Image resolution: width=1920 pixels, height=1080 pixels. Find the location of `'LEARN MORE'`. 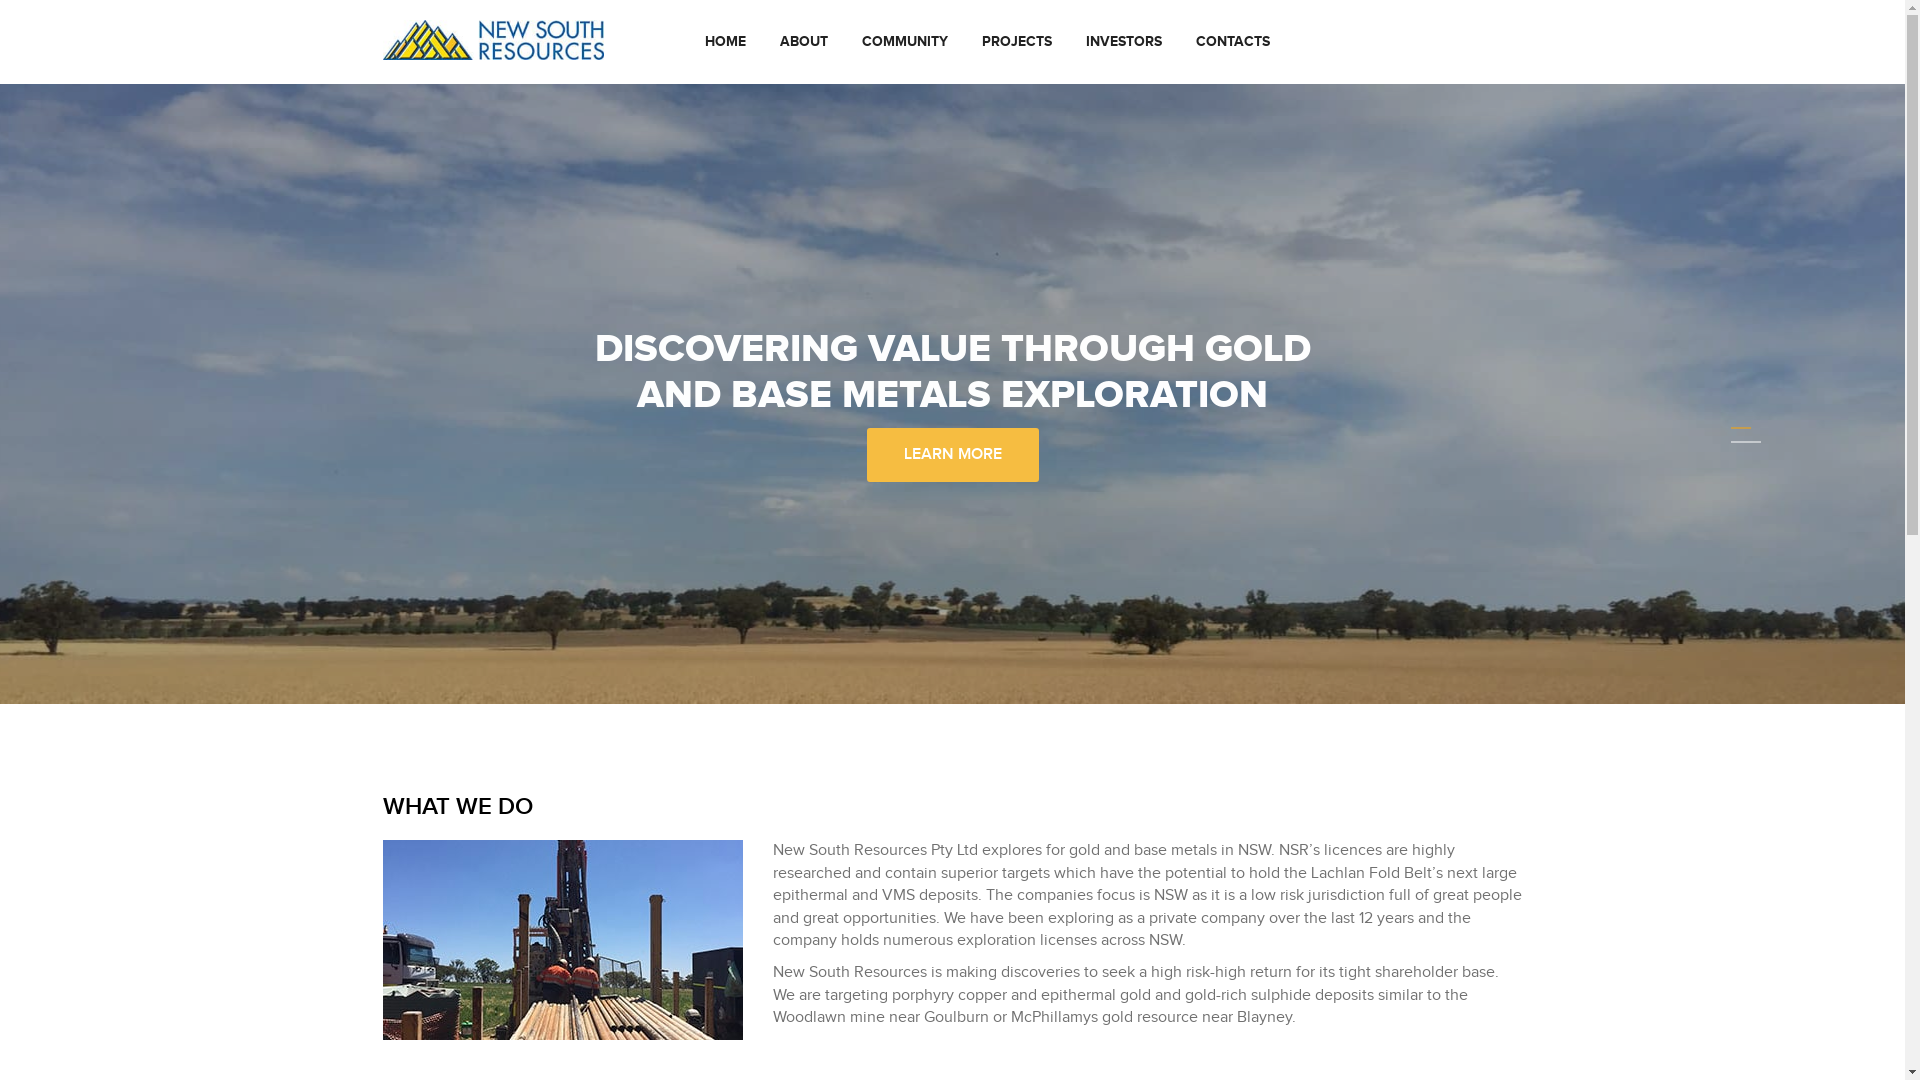

'LEARN MORE' is located at coordinates (865, 455).